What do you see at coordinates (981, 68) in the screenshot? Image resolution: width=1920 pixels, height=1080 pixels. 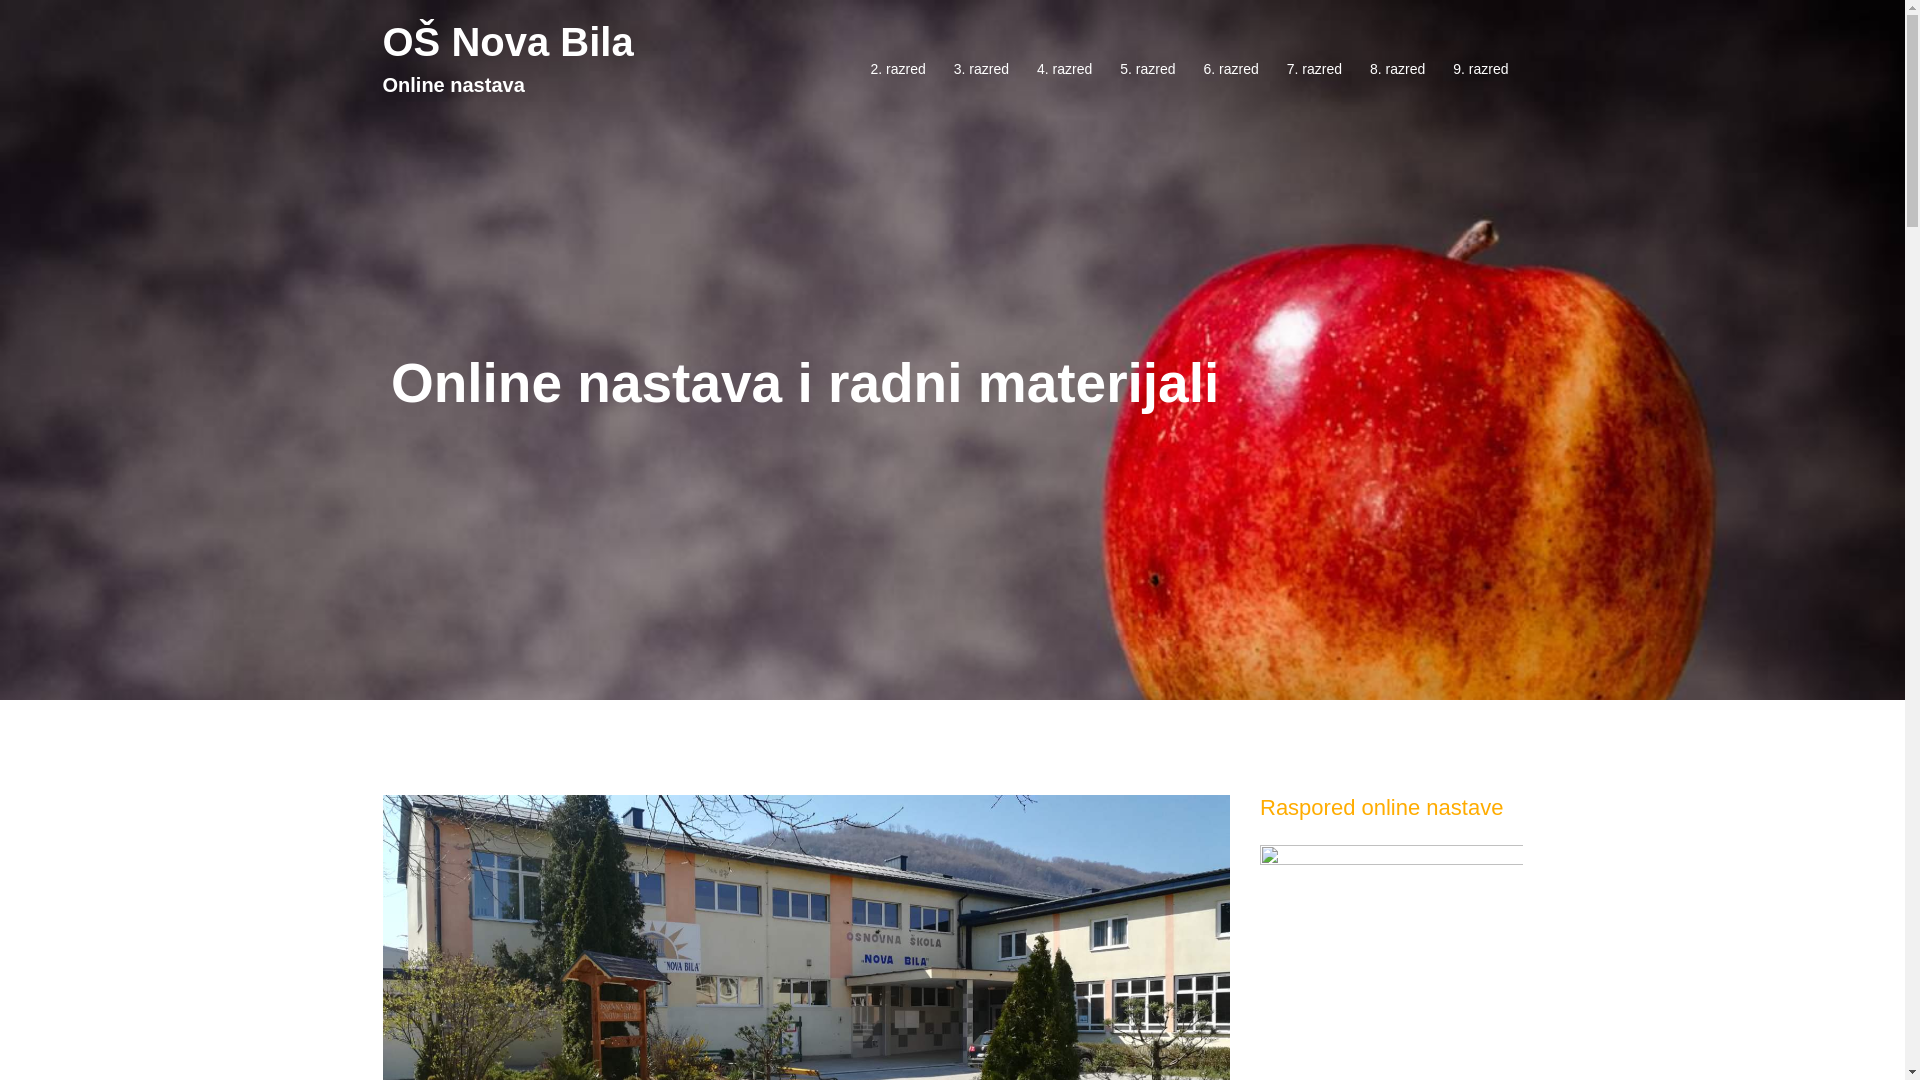 I see `'3. razred'` at bounding box center [981, 68].